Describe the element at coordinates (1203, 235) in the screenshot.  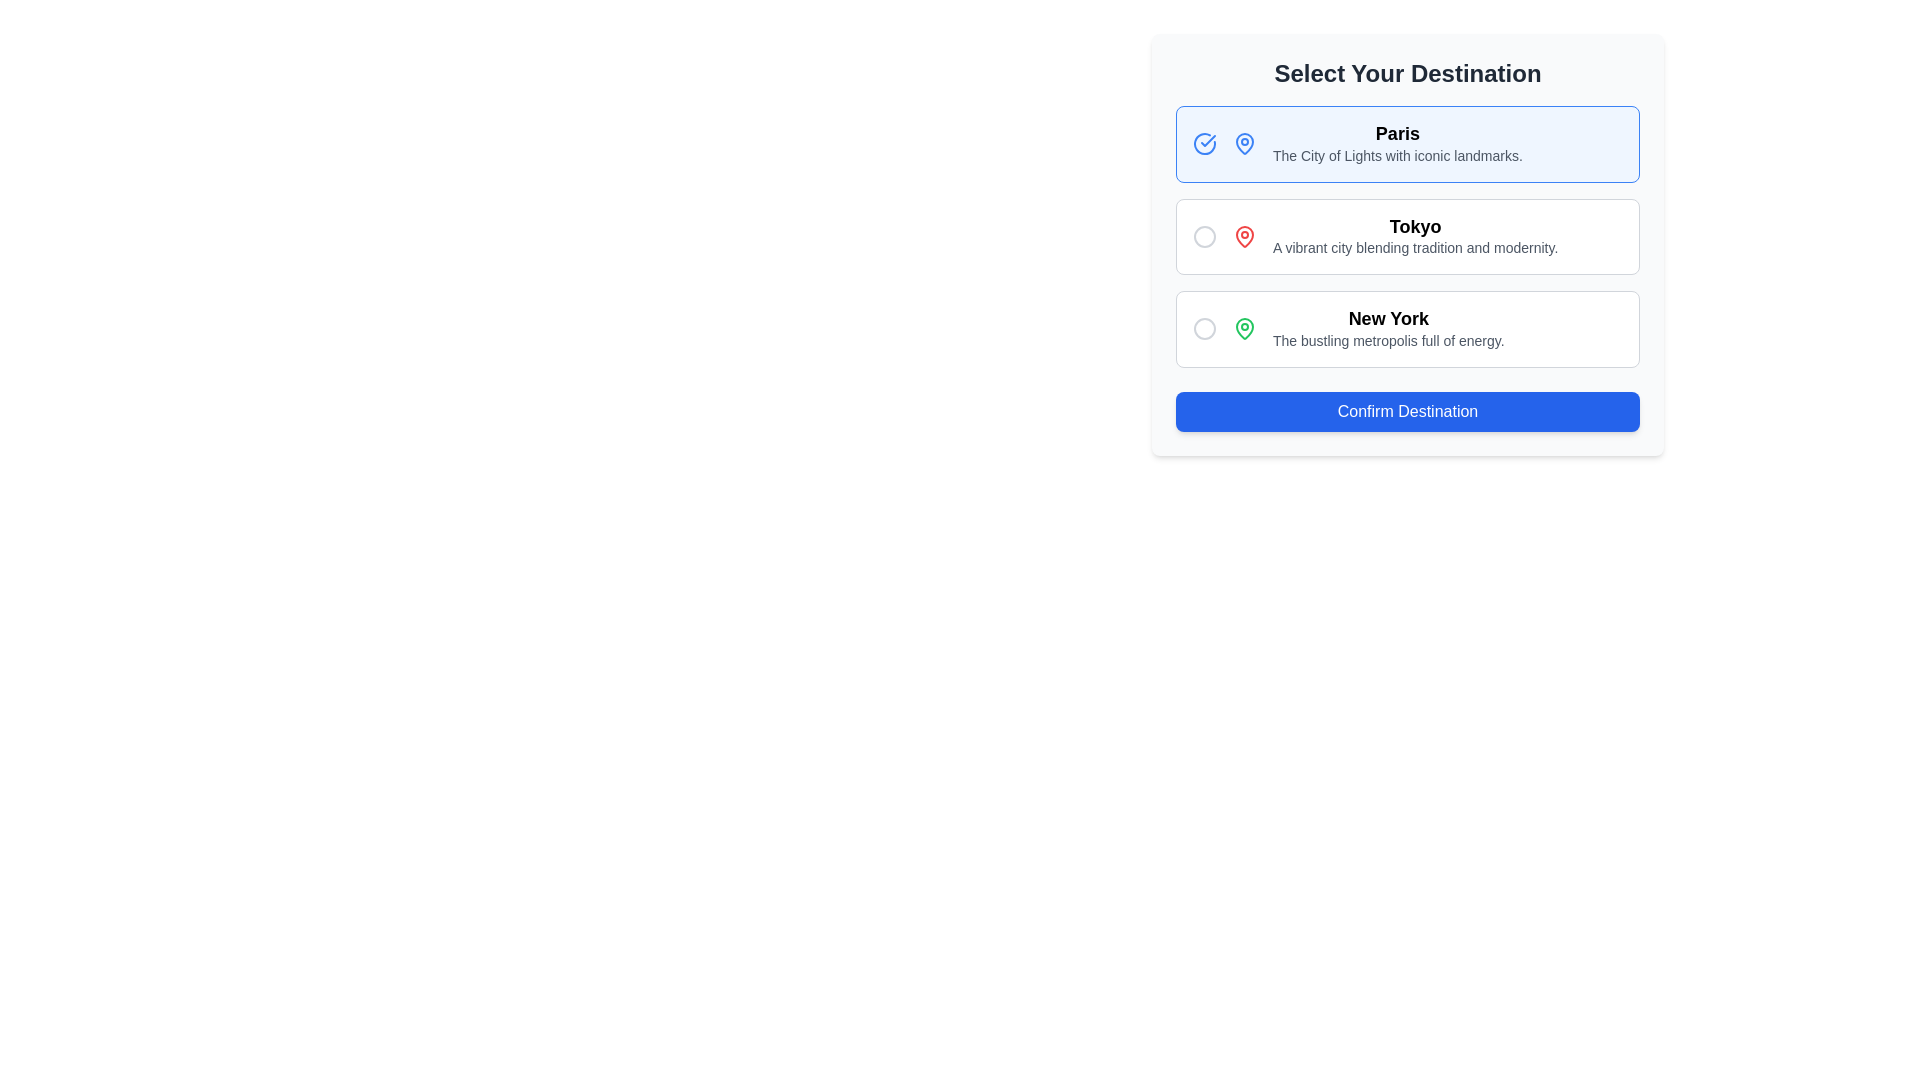
I see `the second radio button indicator for the 'Tokyo' option in the destination selection interface using keyboard navigation` at that location.